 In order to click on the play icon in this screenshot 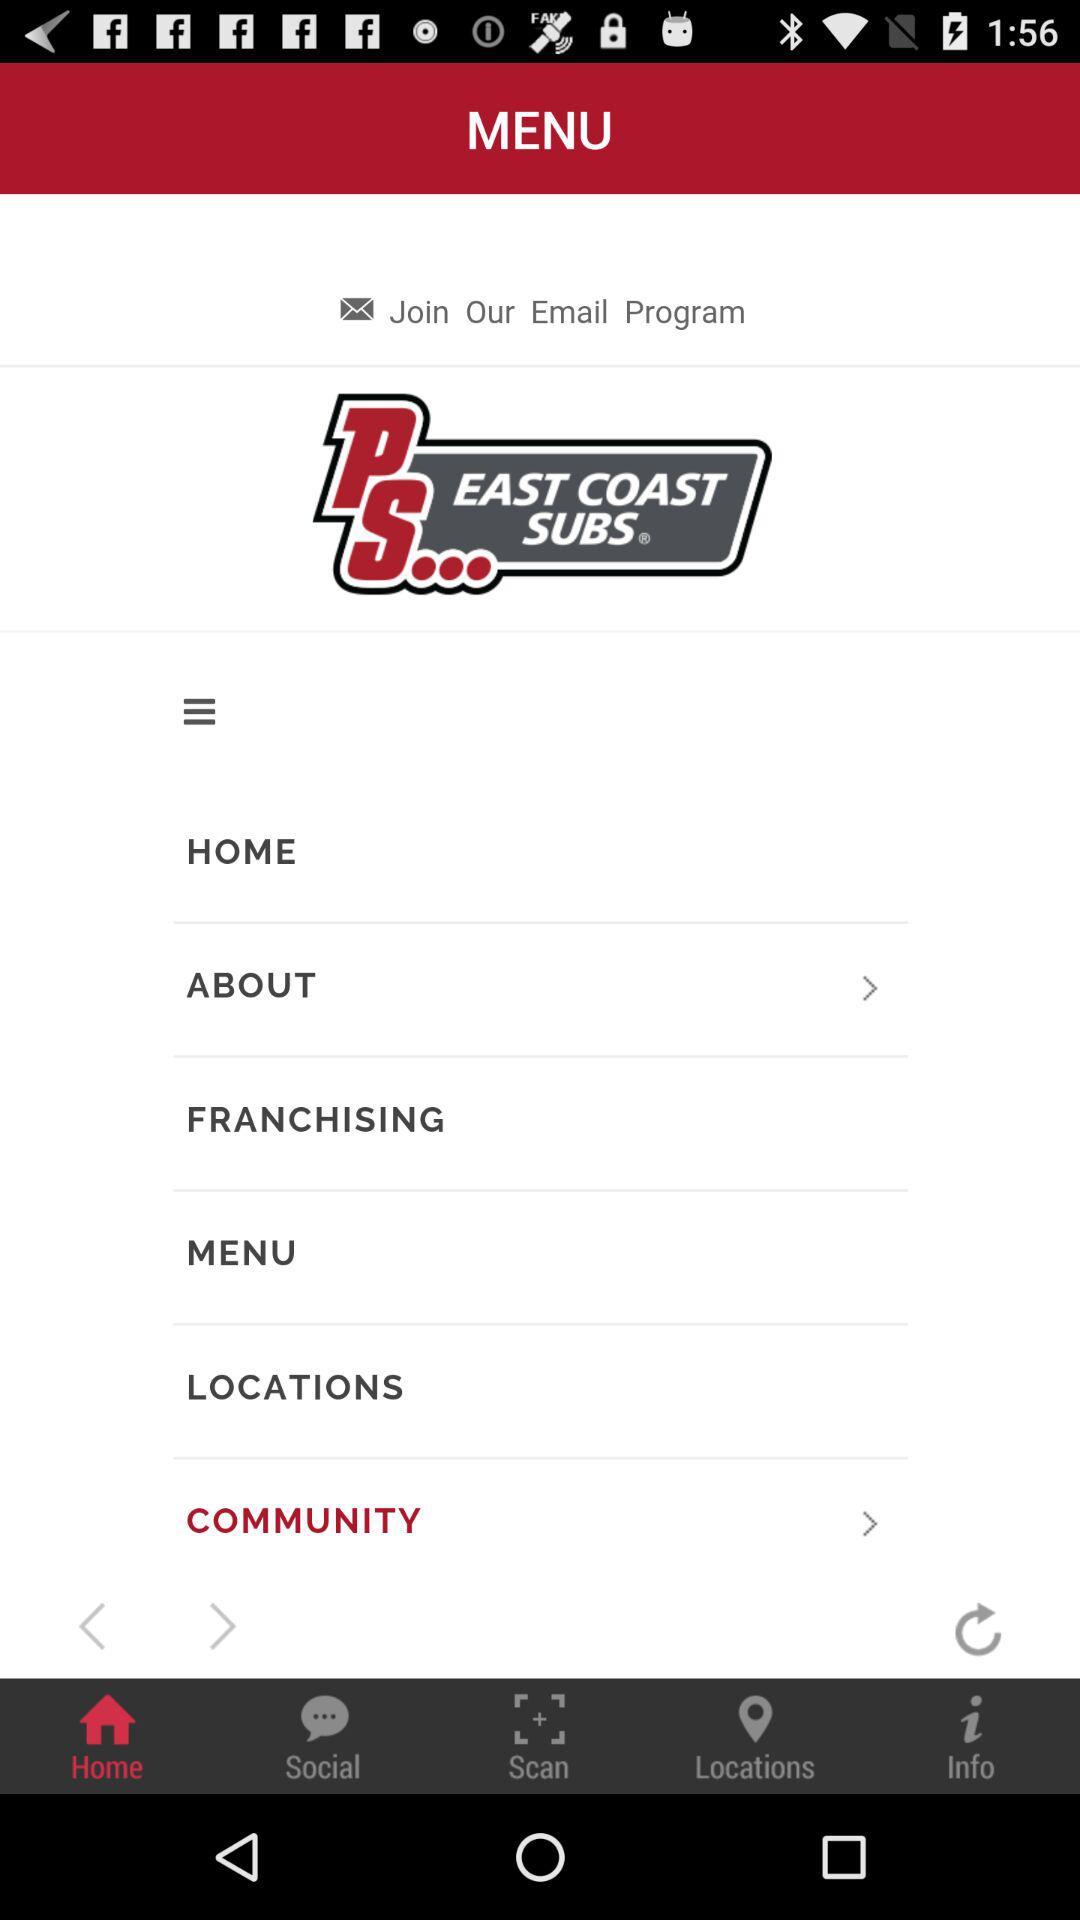, I will do `click(223, 1739)`.